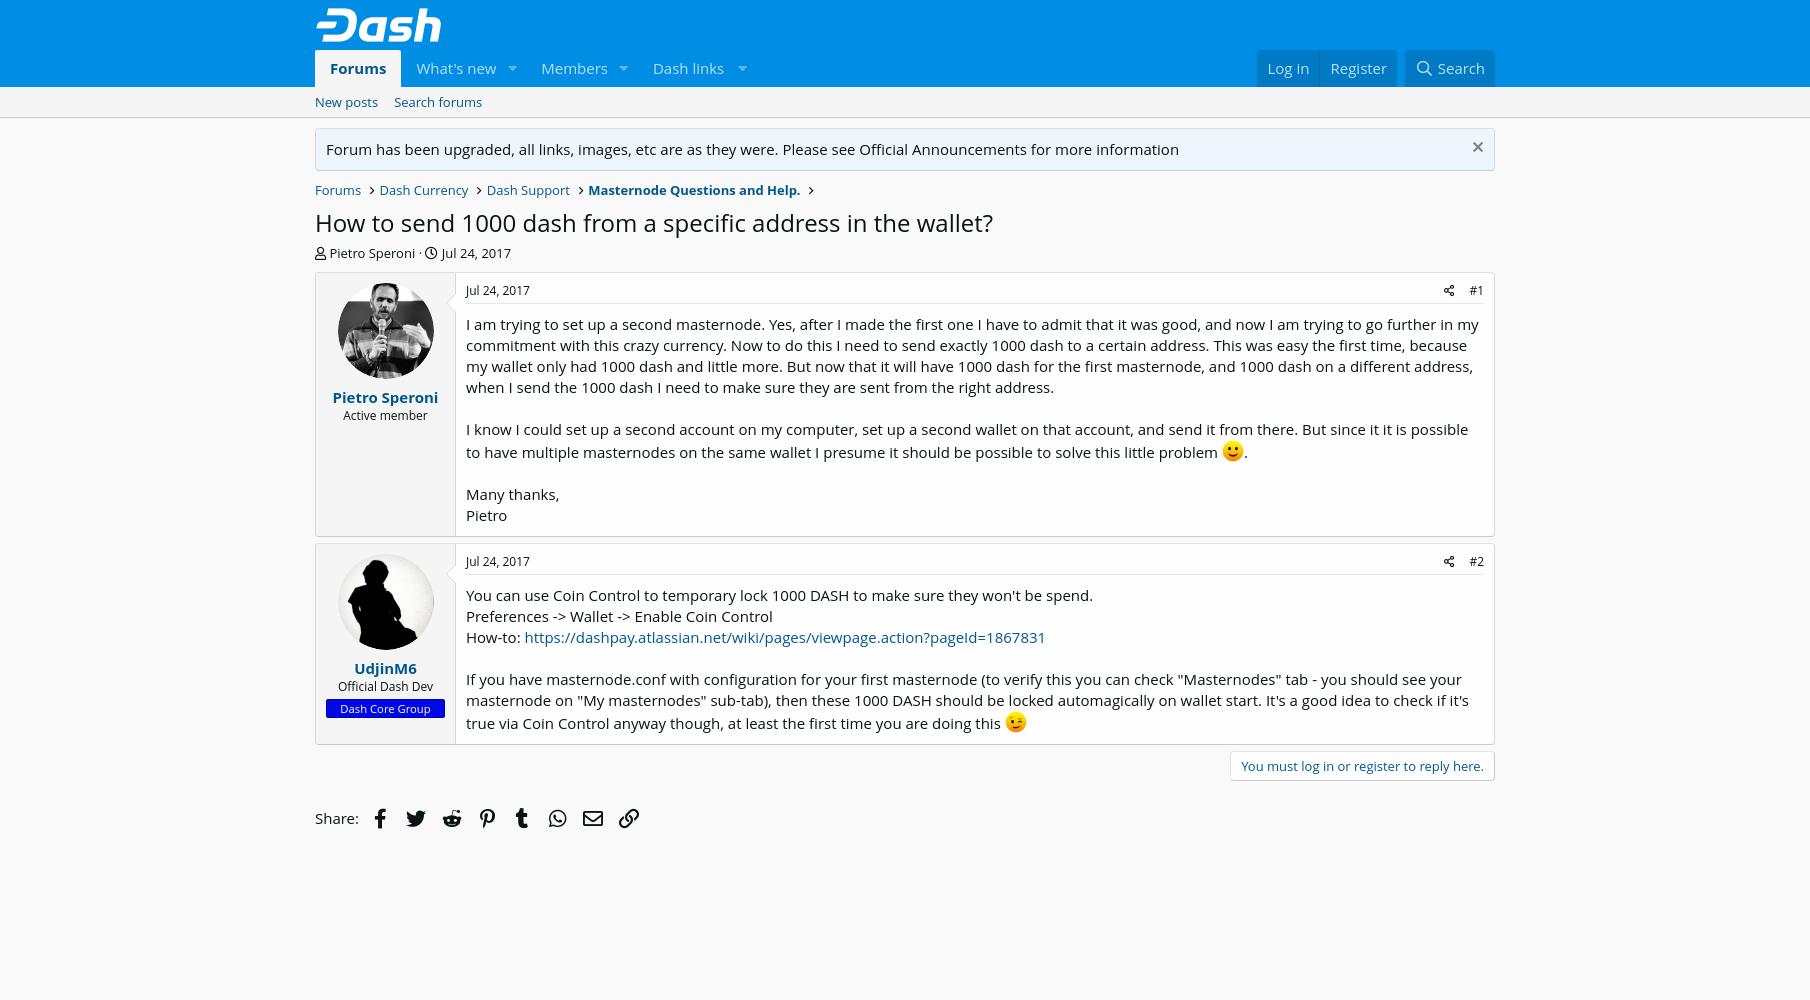 The width and height of the screenshot is (1810, 1000). I want to click on 'Search', so click(1461, 67).